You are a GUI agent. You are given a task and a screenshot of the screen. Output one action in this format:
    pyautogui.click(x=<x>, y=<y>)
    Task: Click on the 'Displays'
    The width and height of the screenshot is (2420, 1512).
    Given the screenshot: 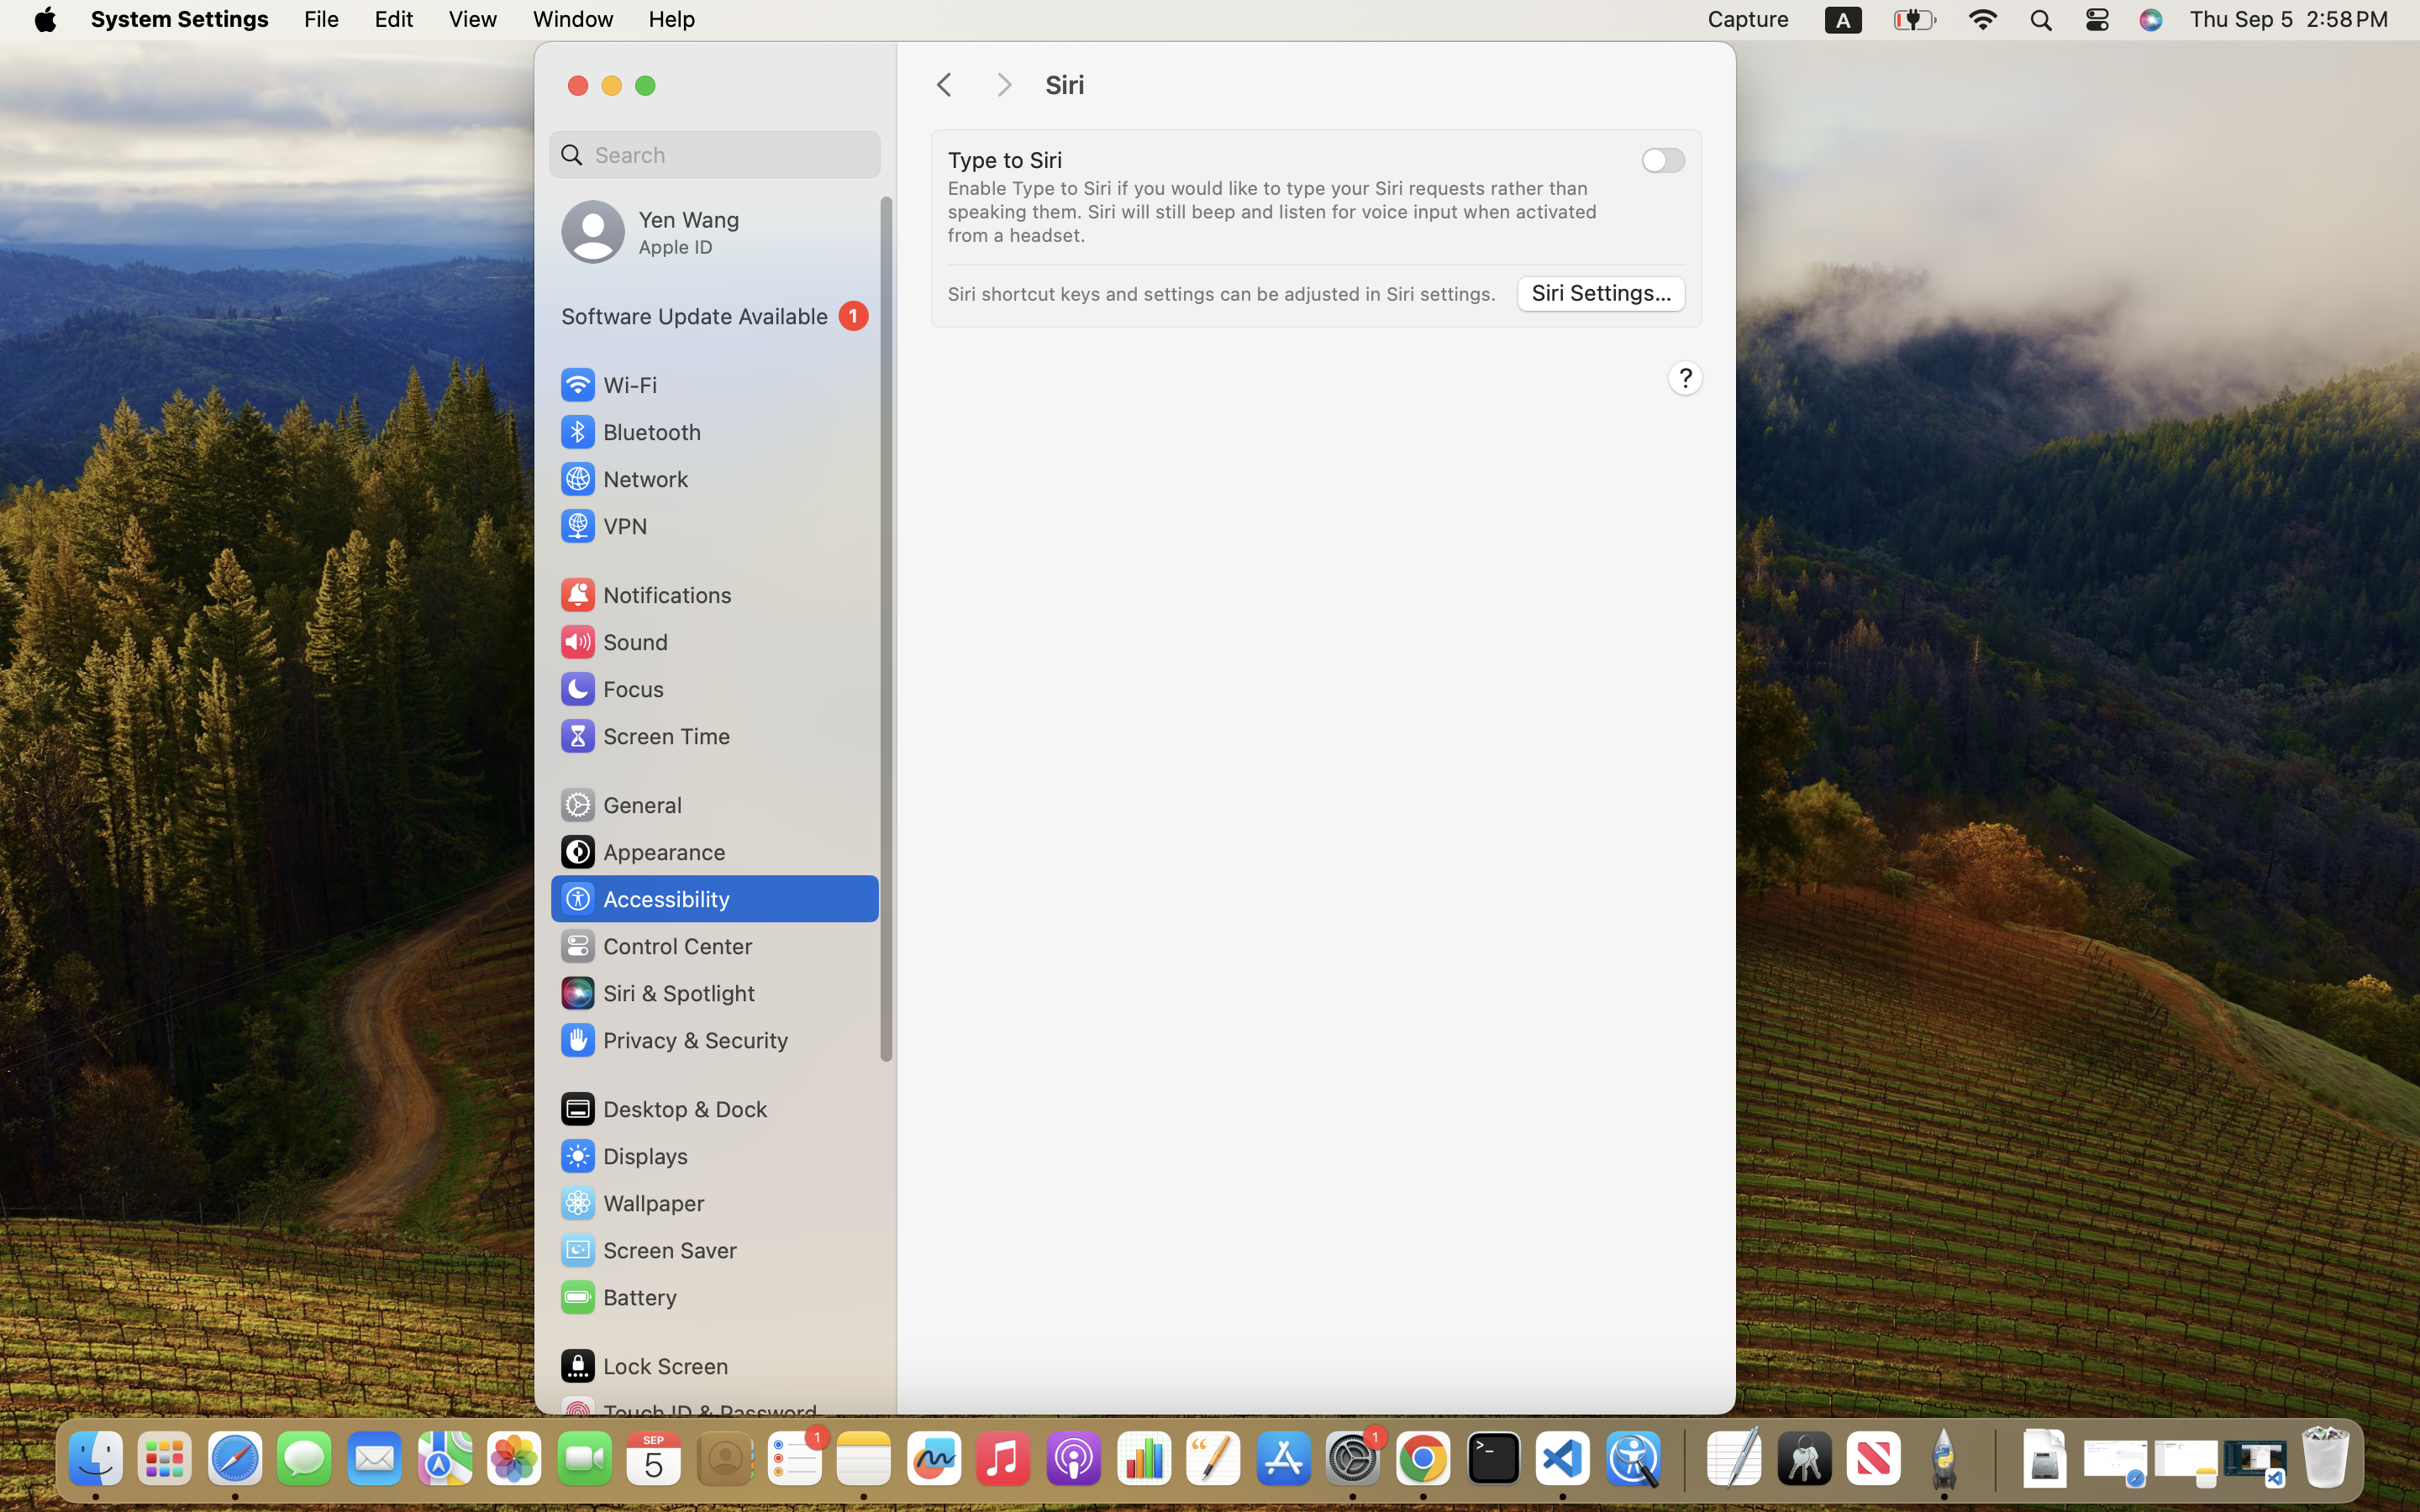 What is the action you would take?
    pyautogui.click(x=623, y=1154)
    